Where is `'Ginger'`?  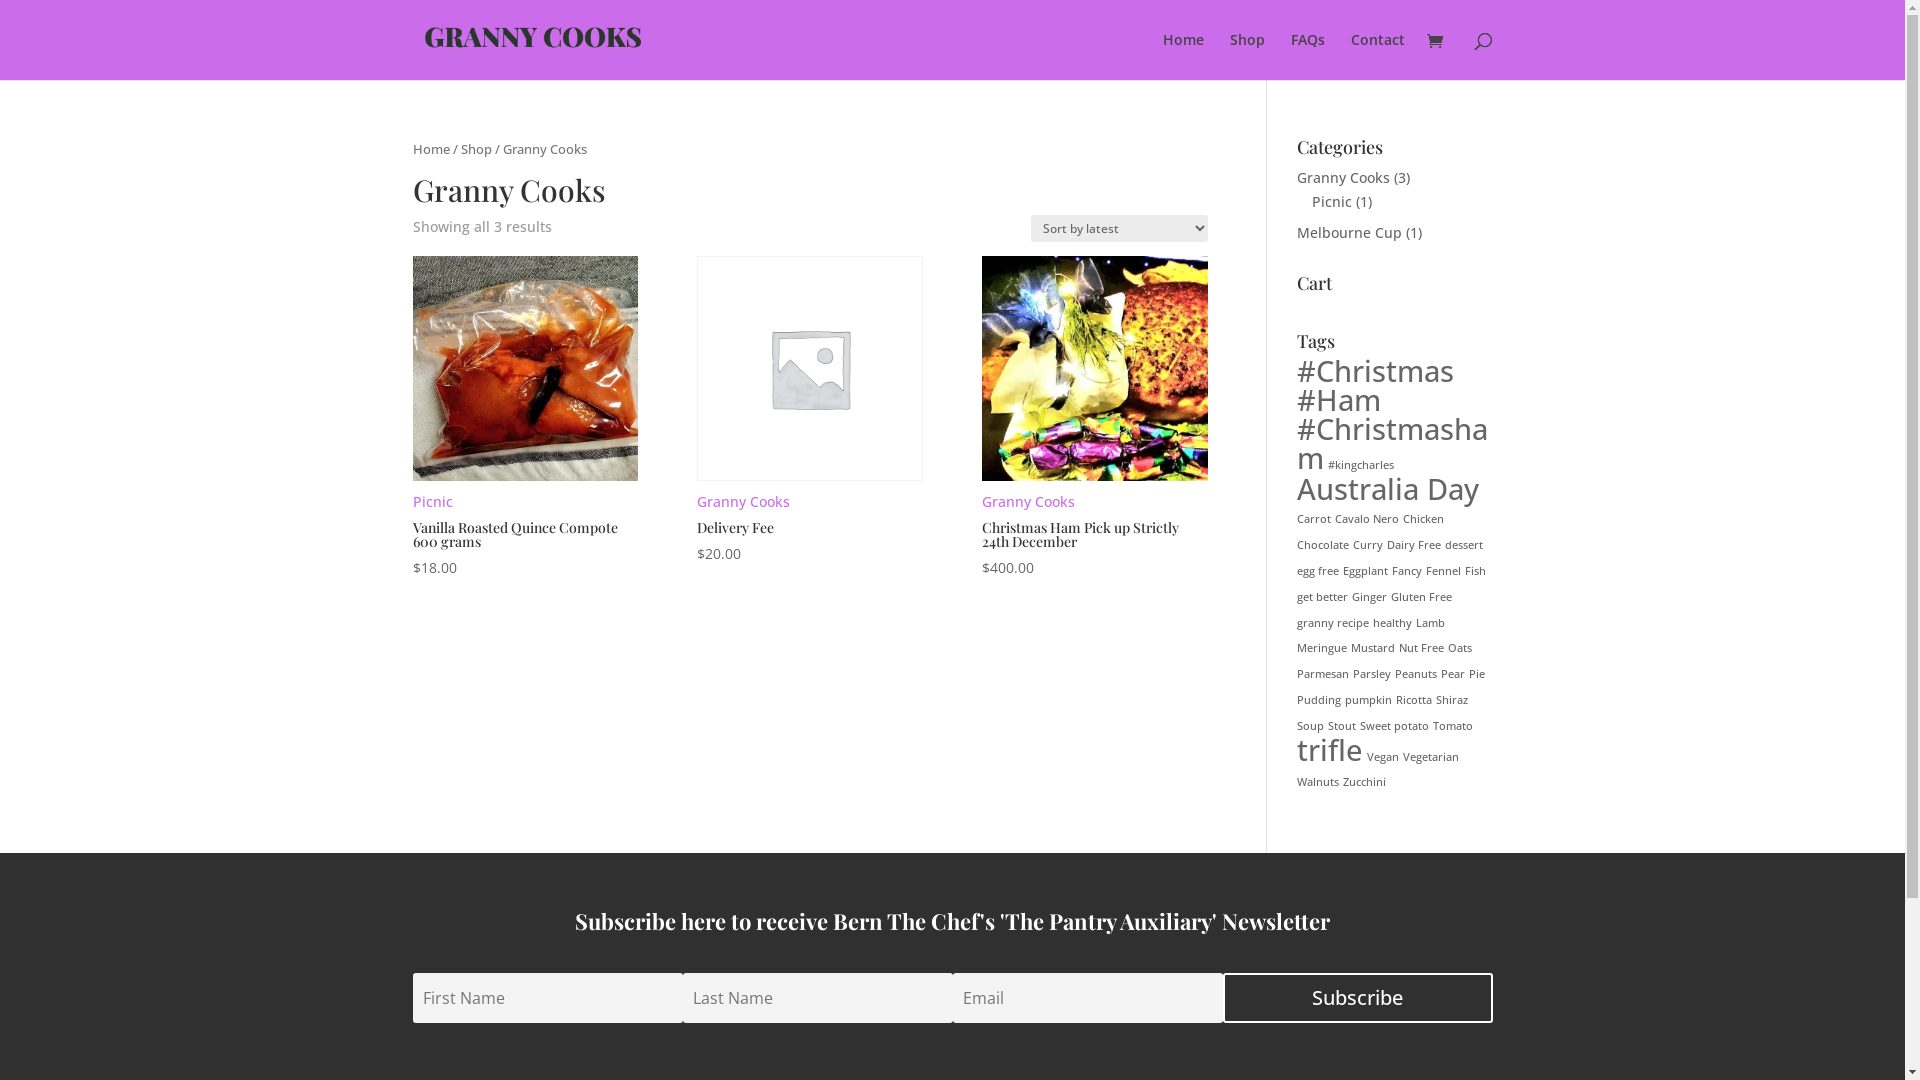 'Ginger' is located at coordinates (1368, 596).